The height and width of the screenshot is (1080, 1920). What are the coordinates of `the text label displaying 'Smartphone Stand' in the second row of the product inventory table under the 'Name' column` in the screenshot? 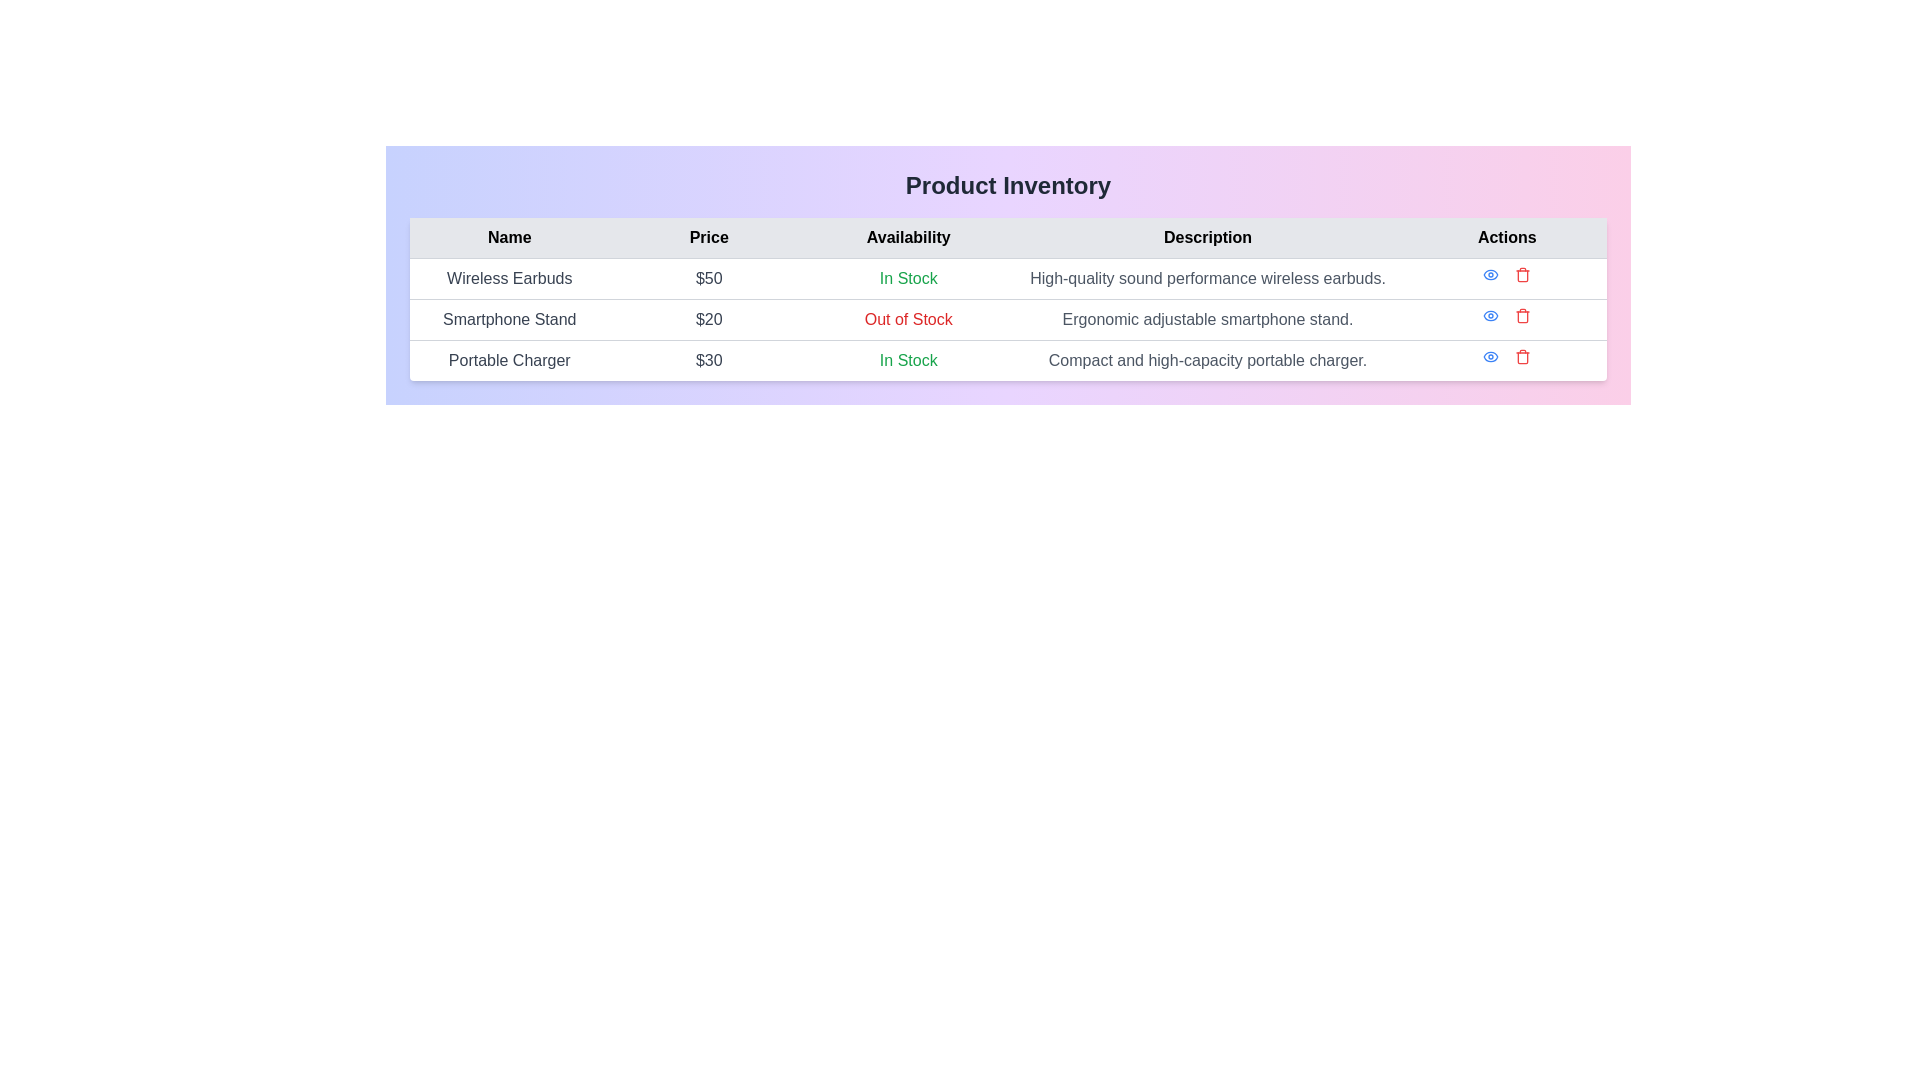 It's located at (509, 319).